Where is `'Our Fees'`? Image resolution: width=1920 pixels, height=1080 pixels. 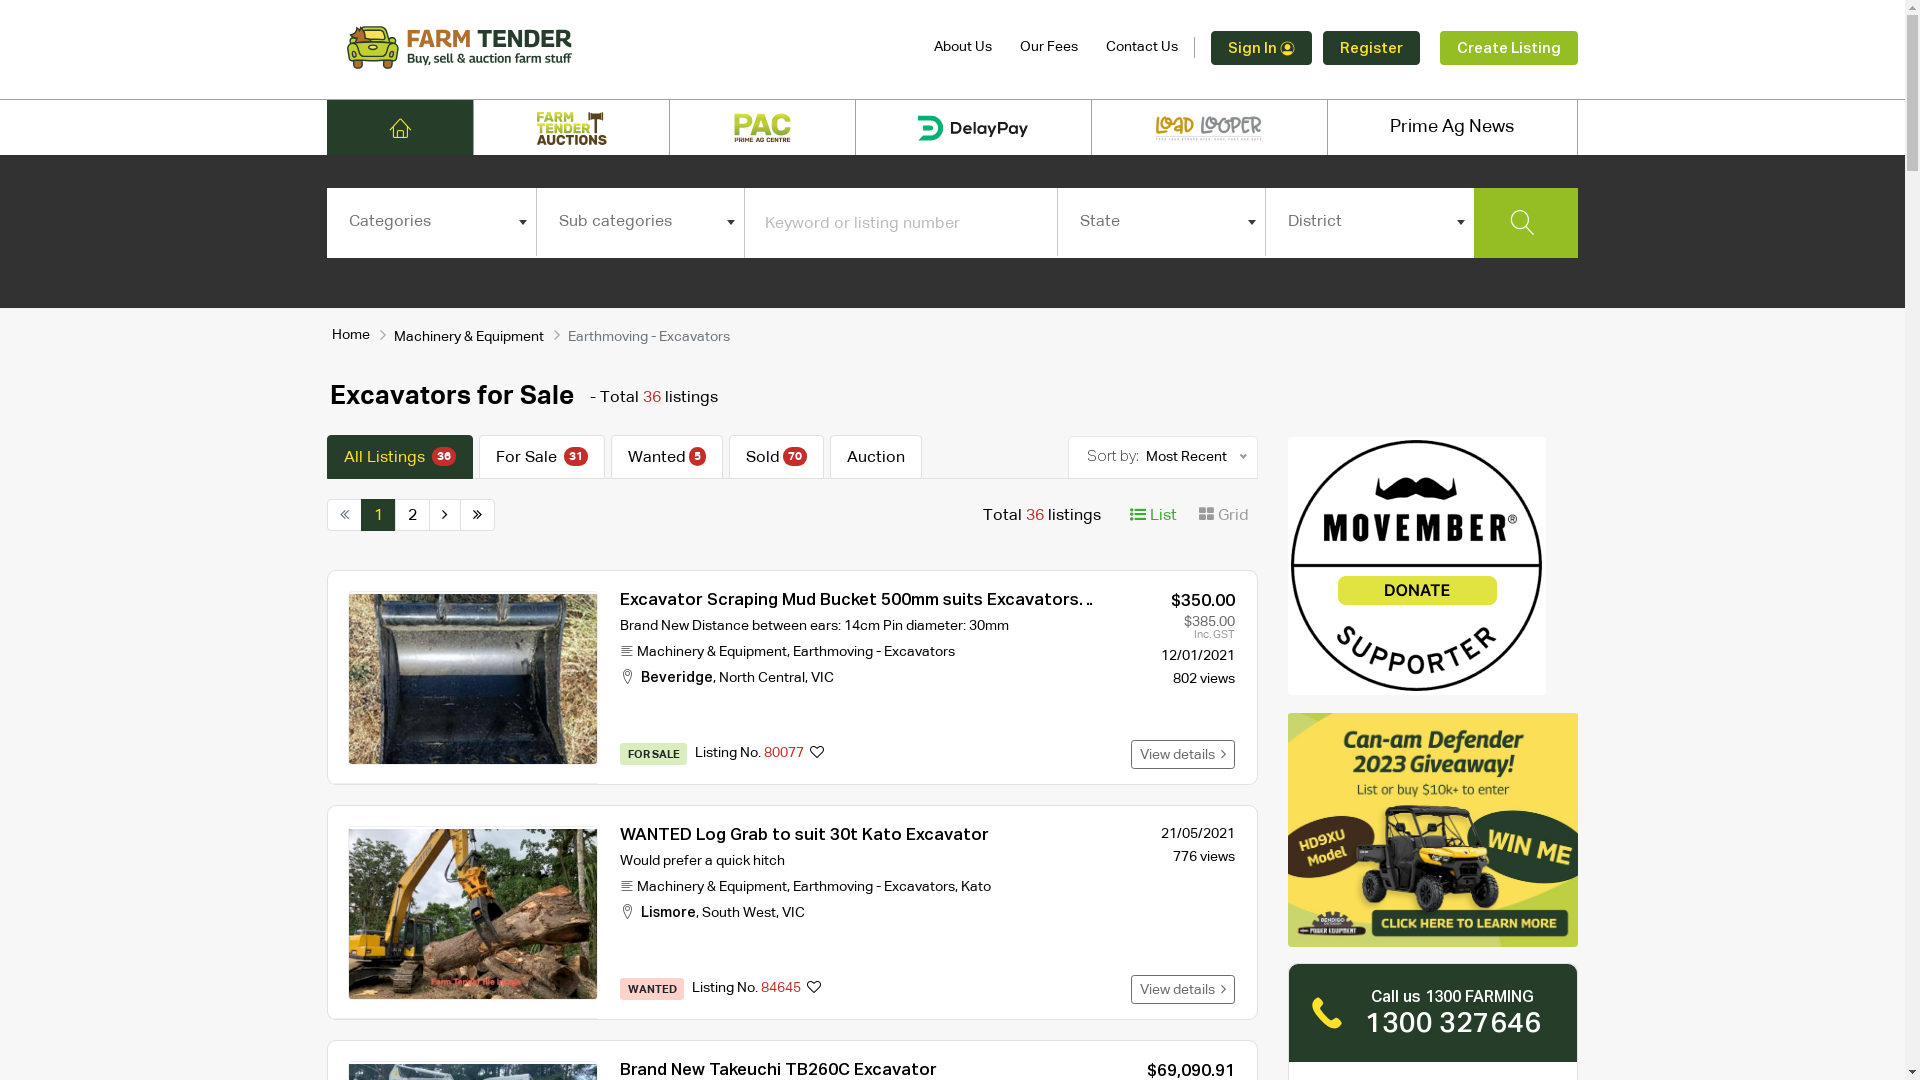
'Our Fees' is located at coordinates (1048, 45).